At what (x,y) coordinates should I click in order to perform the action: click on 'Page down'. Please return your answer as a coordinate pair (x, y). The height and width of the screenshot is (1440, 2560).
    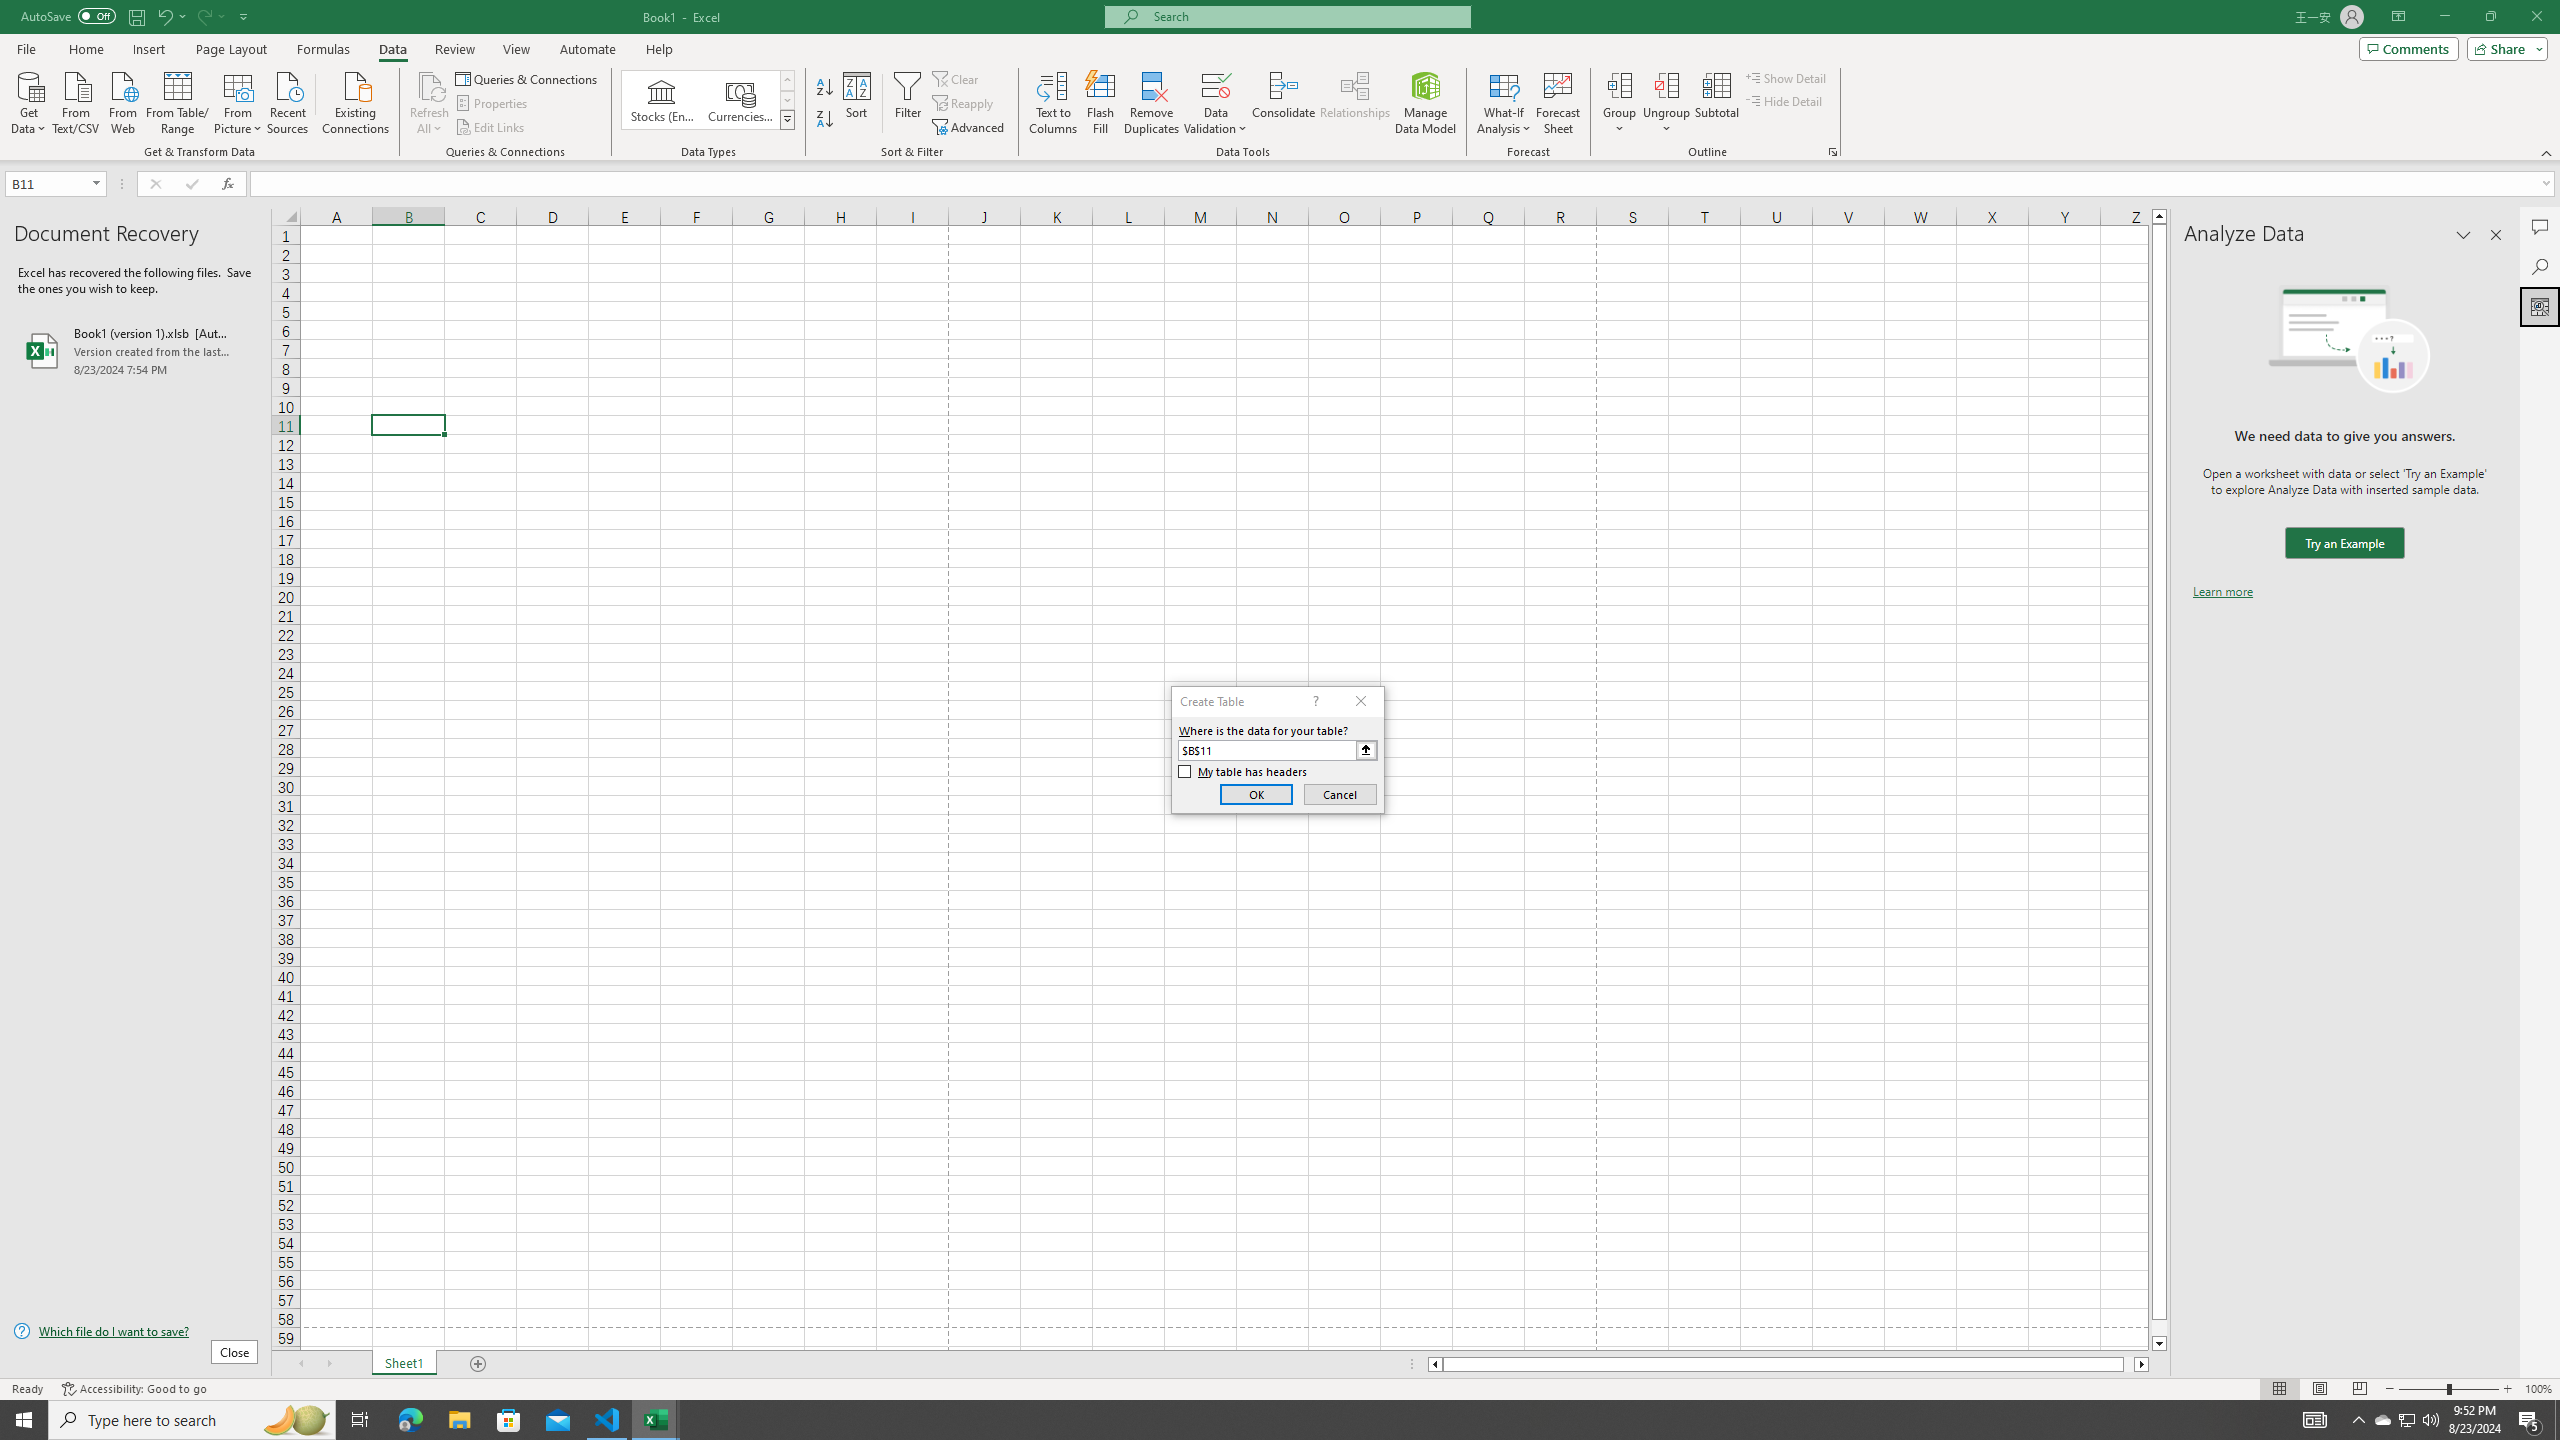
    Looking at the image, I should click on (2159, 1328).